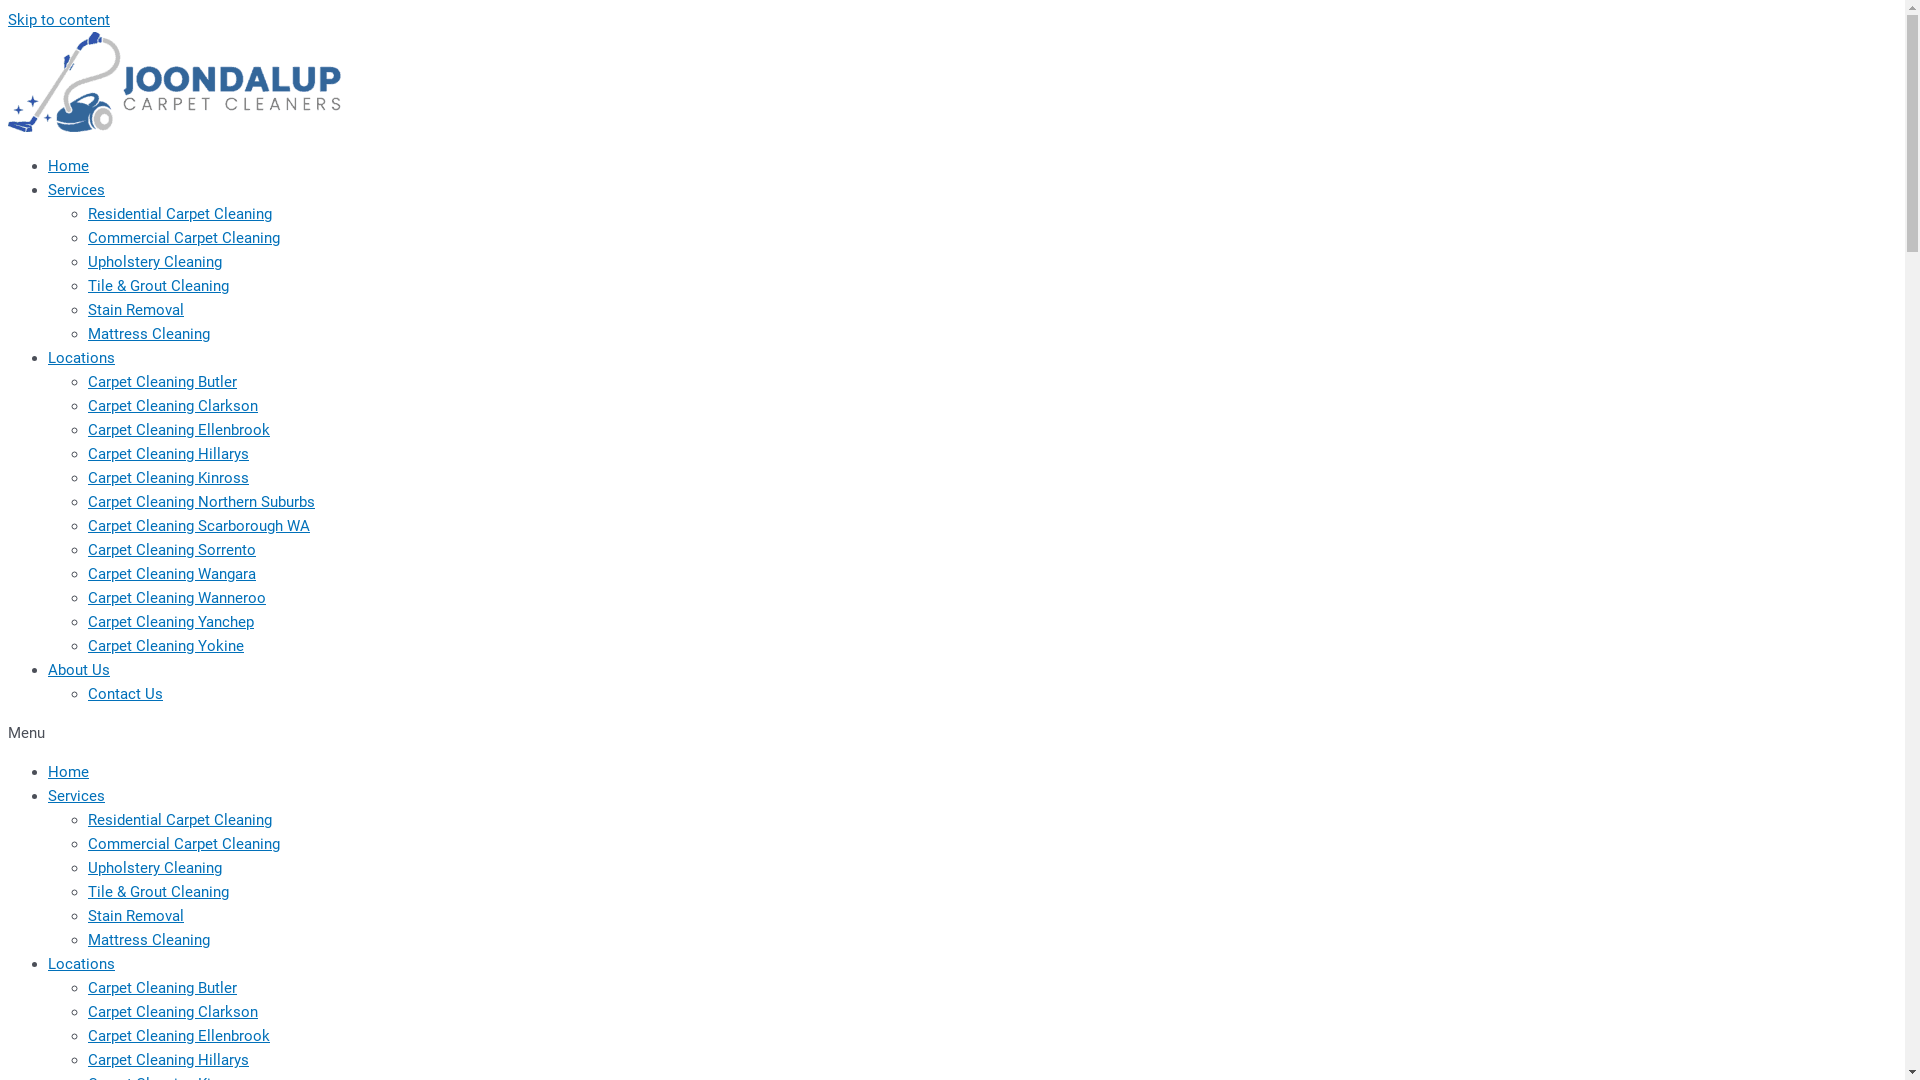 This screenshot has height=1080, width=1920. Describe the element at coordinates (183, 237) in the screenshot. I see `'Commercial Carpet Cleaning'` at that location.